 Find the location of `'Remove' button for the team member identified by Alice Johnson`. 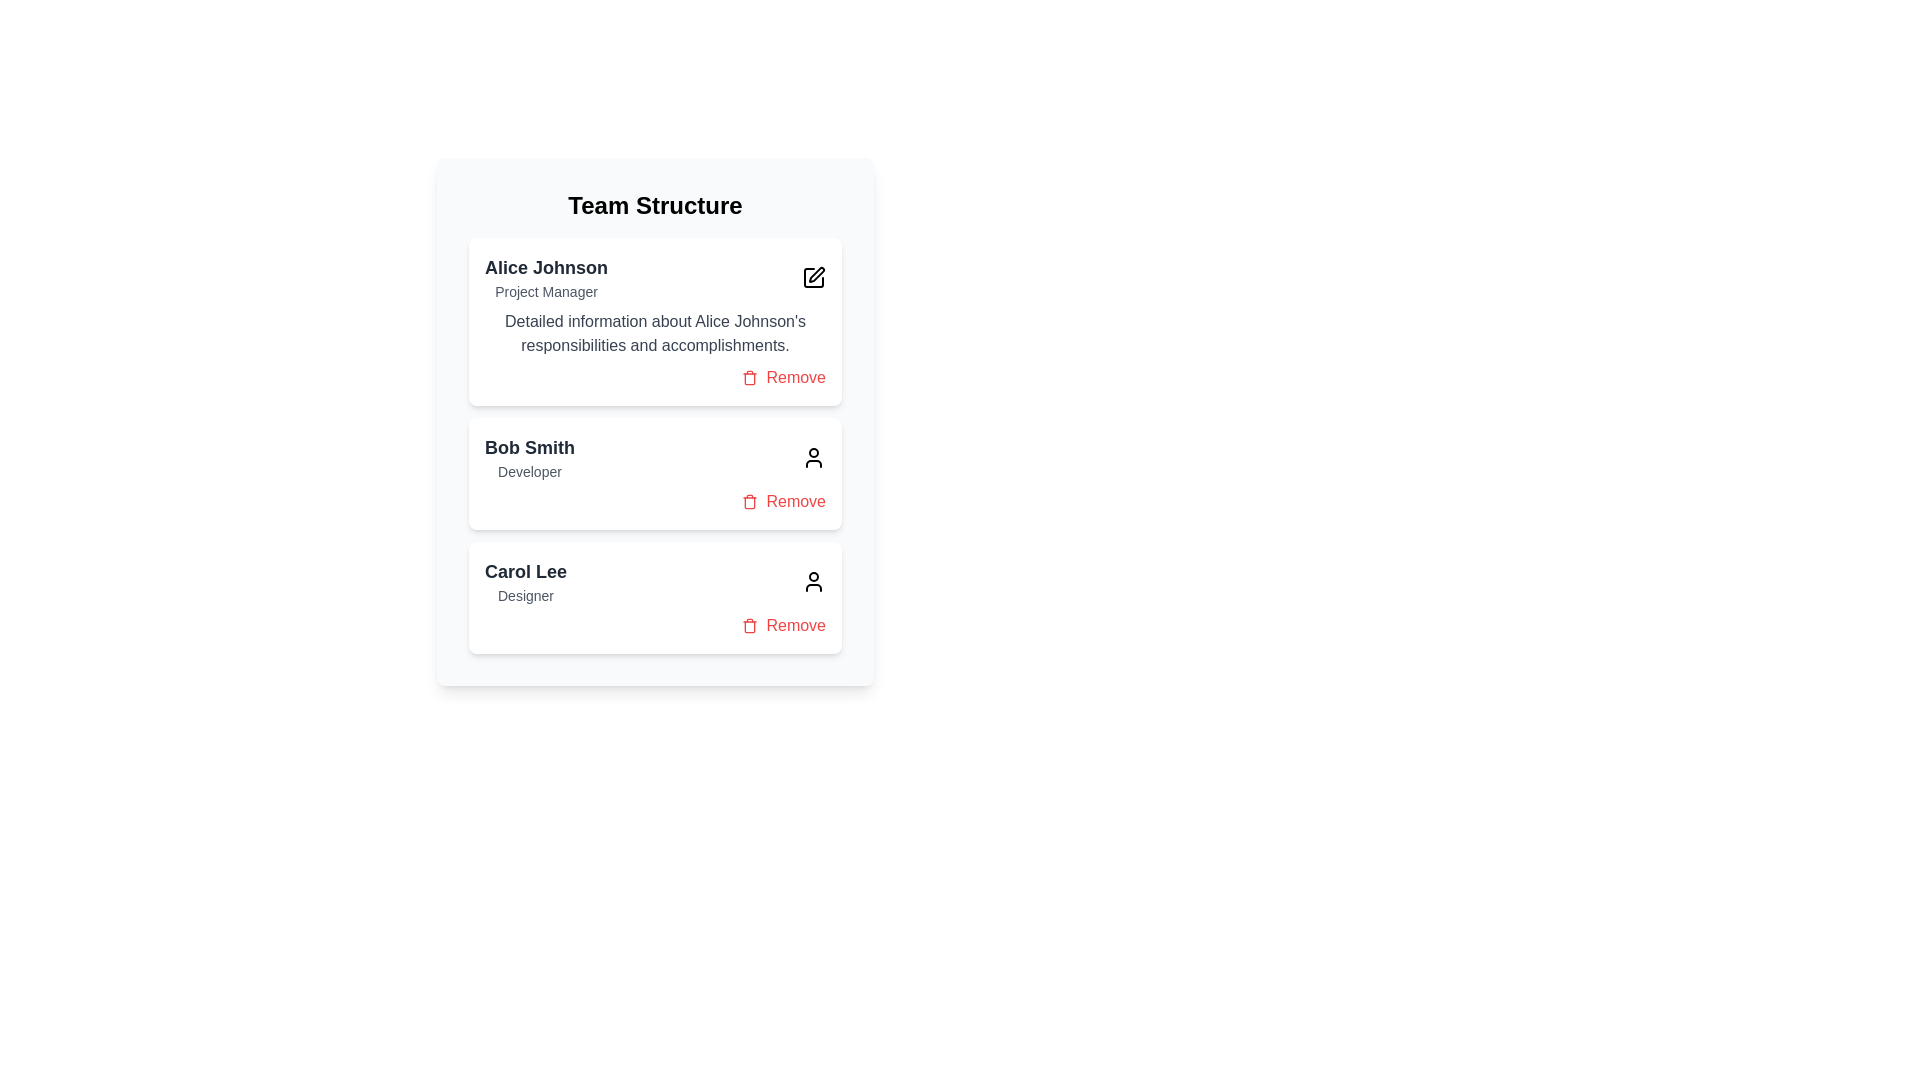

'Remove' button for the team member identified by Alice Johnson is located at coordinates (782, 378).